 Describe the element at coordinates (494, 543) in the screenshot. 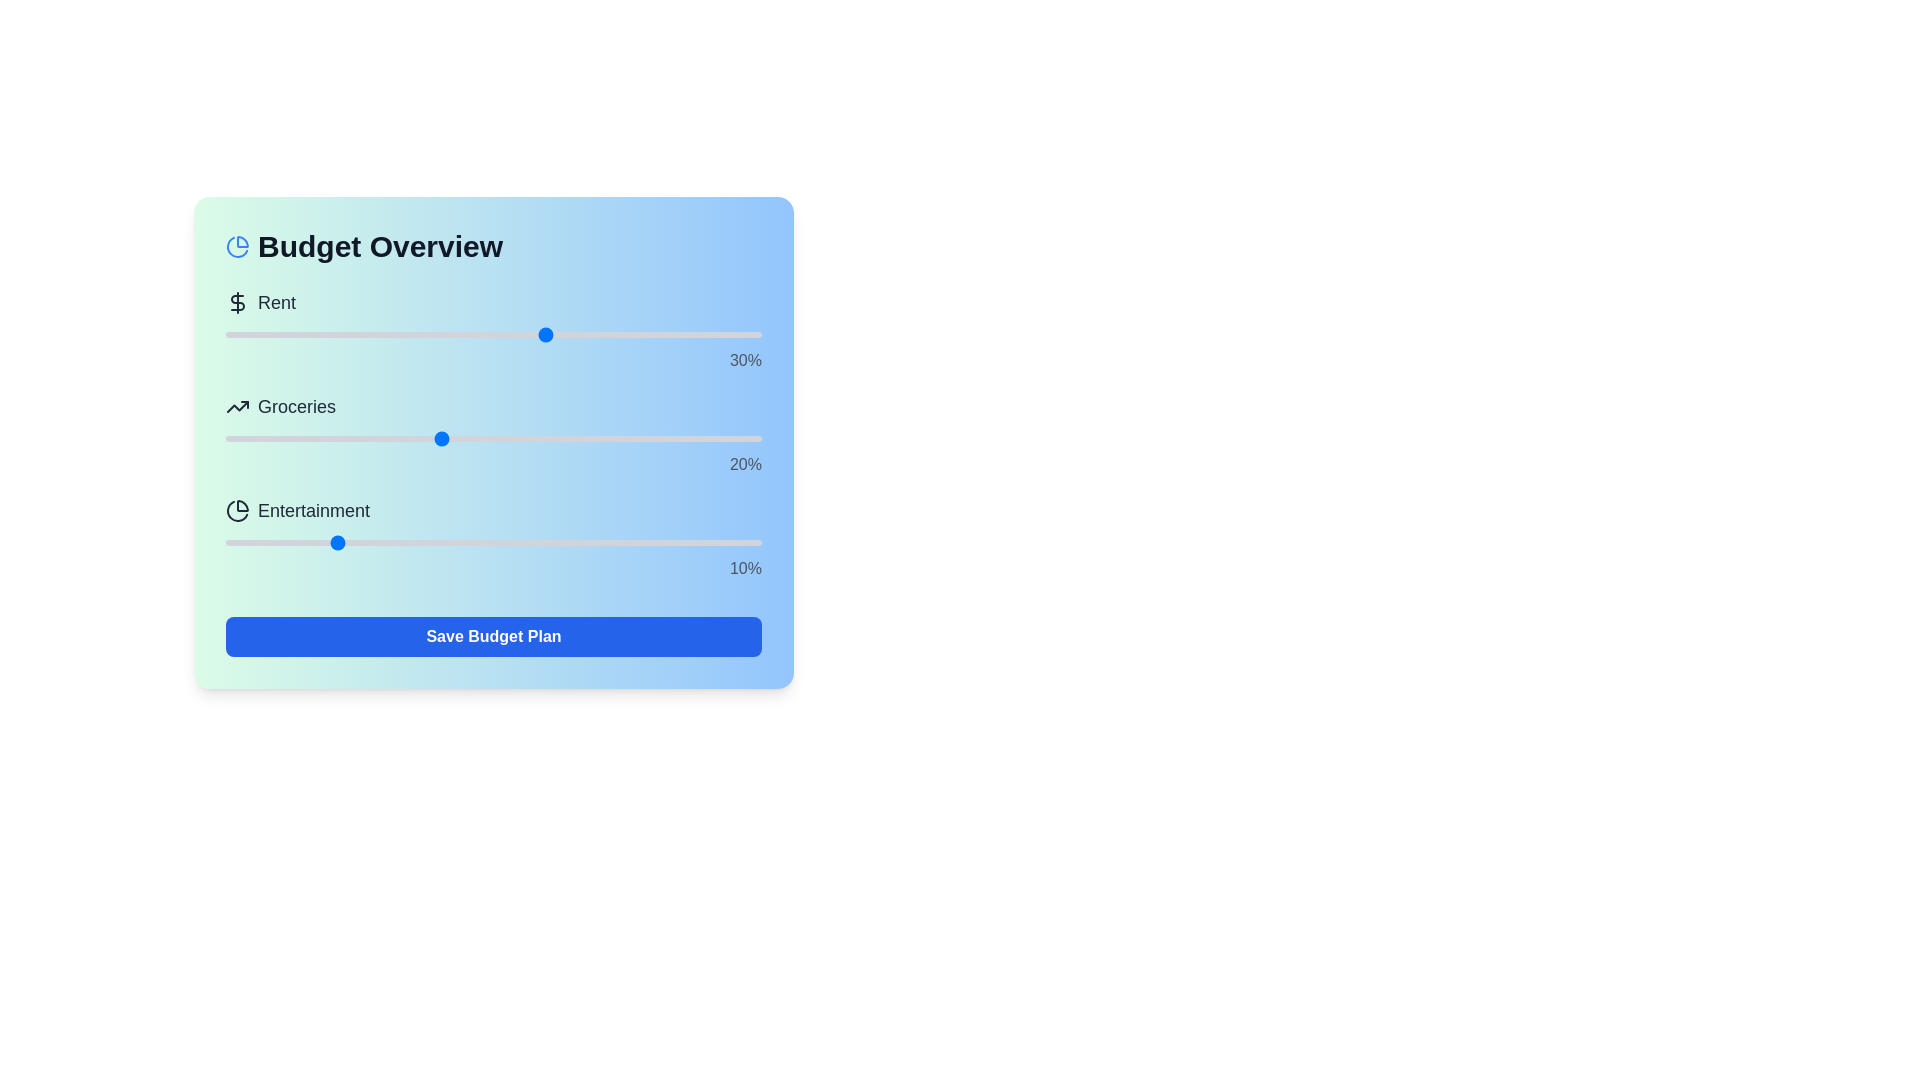

I see `the slider for 'Entertainment' located below the heading 'Budget Overview', which is the third slider in the list and positioned above the text '10%'` at that location.